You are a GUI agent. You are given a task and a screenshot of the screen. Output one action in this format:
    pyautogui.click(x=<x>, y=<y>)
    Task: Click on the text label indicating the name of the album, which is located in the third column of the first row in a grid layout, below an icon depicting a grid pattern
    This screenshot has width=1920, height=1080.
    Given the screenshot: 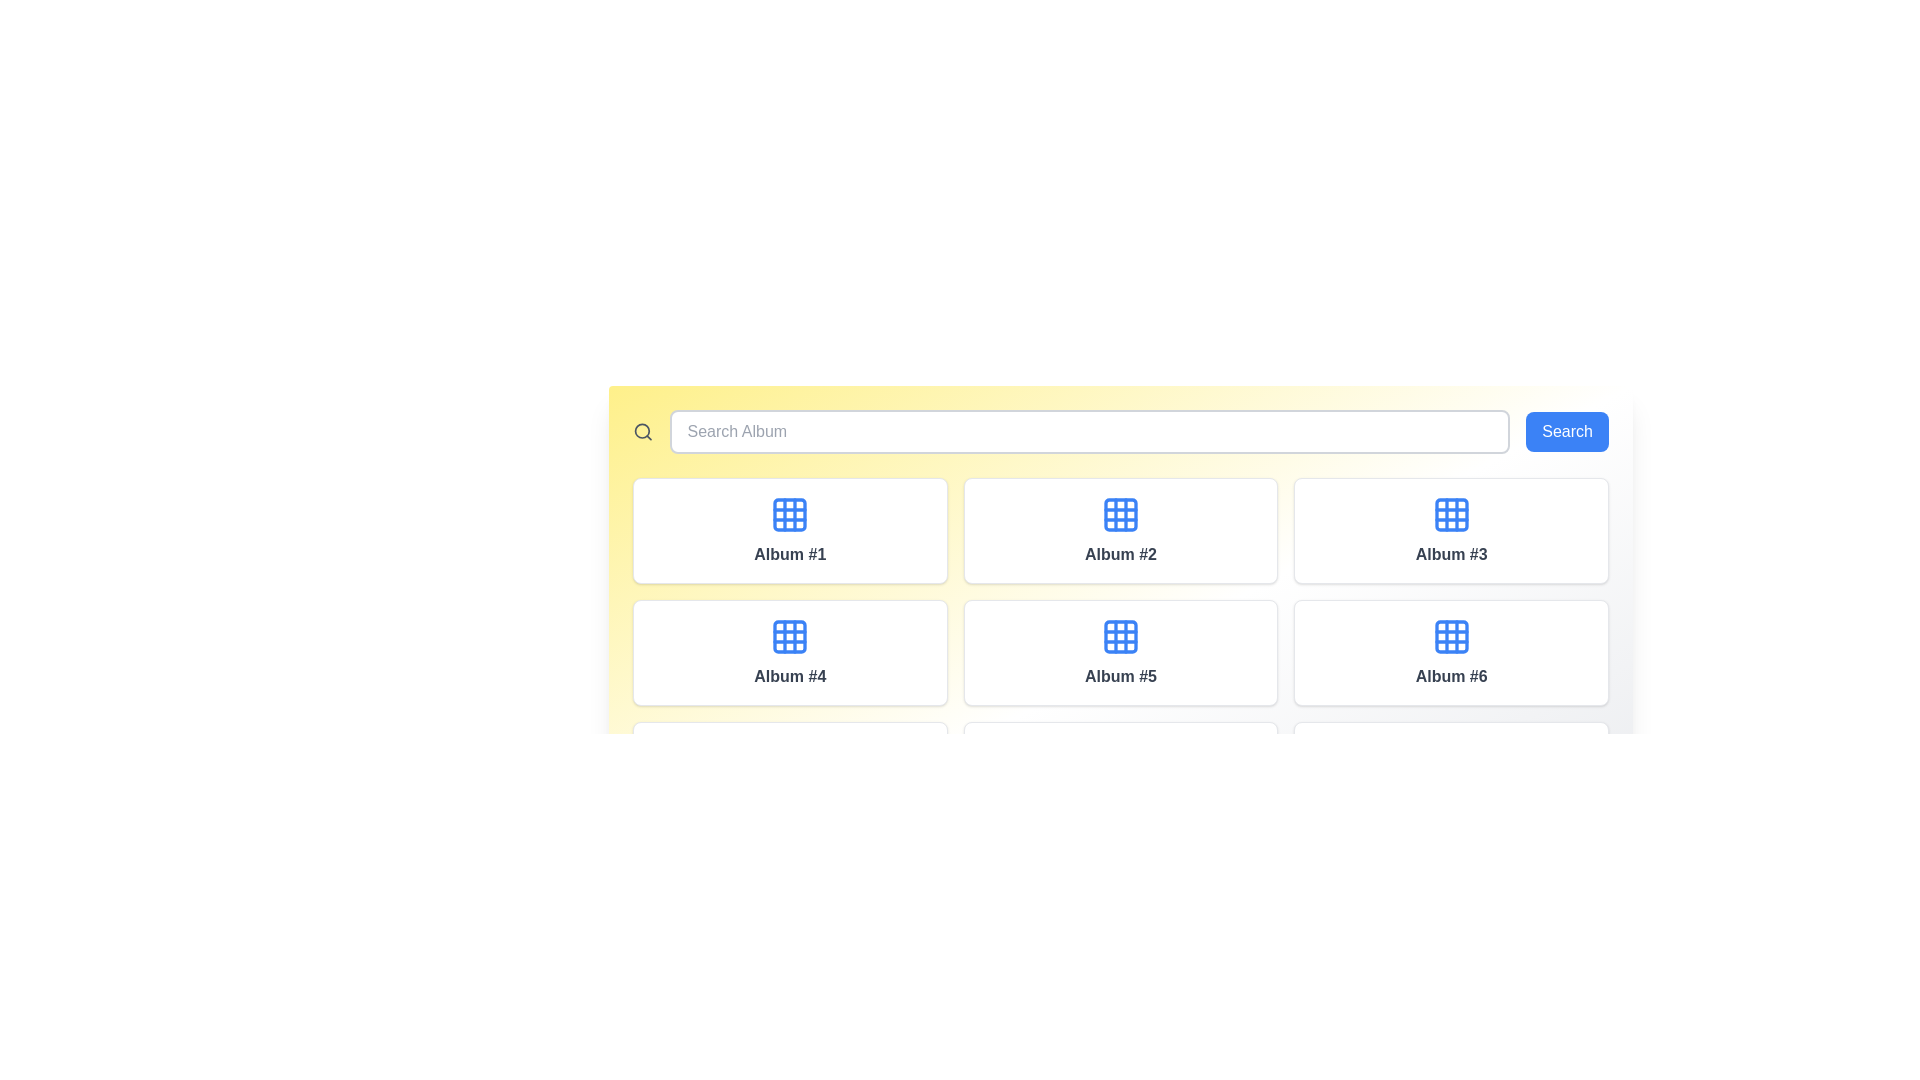 What is the action you would take?
    pyautogui.click(x=1451, y=555)
    